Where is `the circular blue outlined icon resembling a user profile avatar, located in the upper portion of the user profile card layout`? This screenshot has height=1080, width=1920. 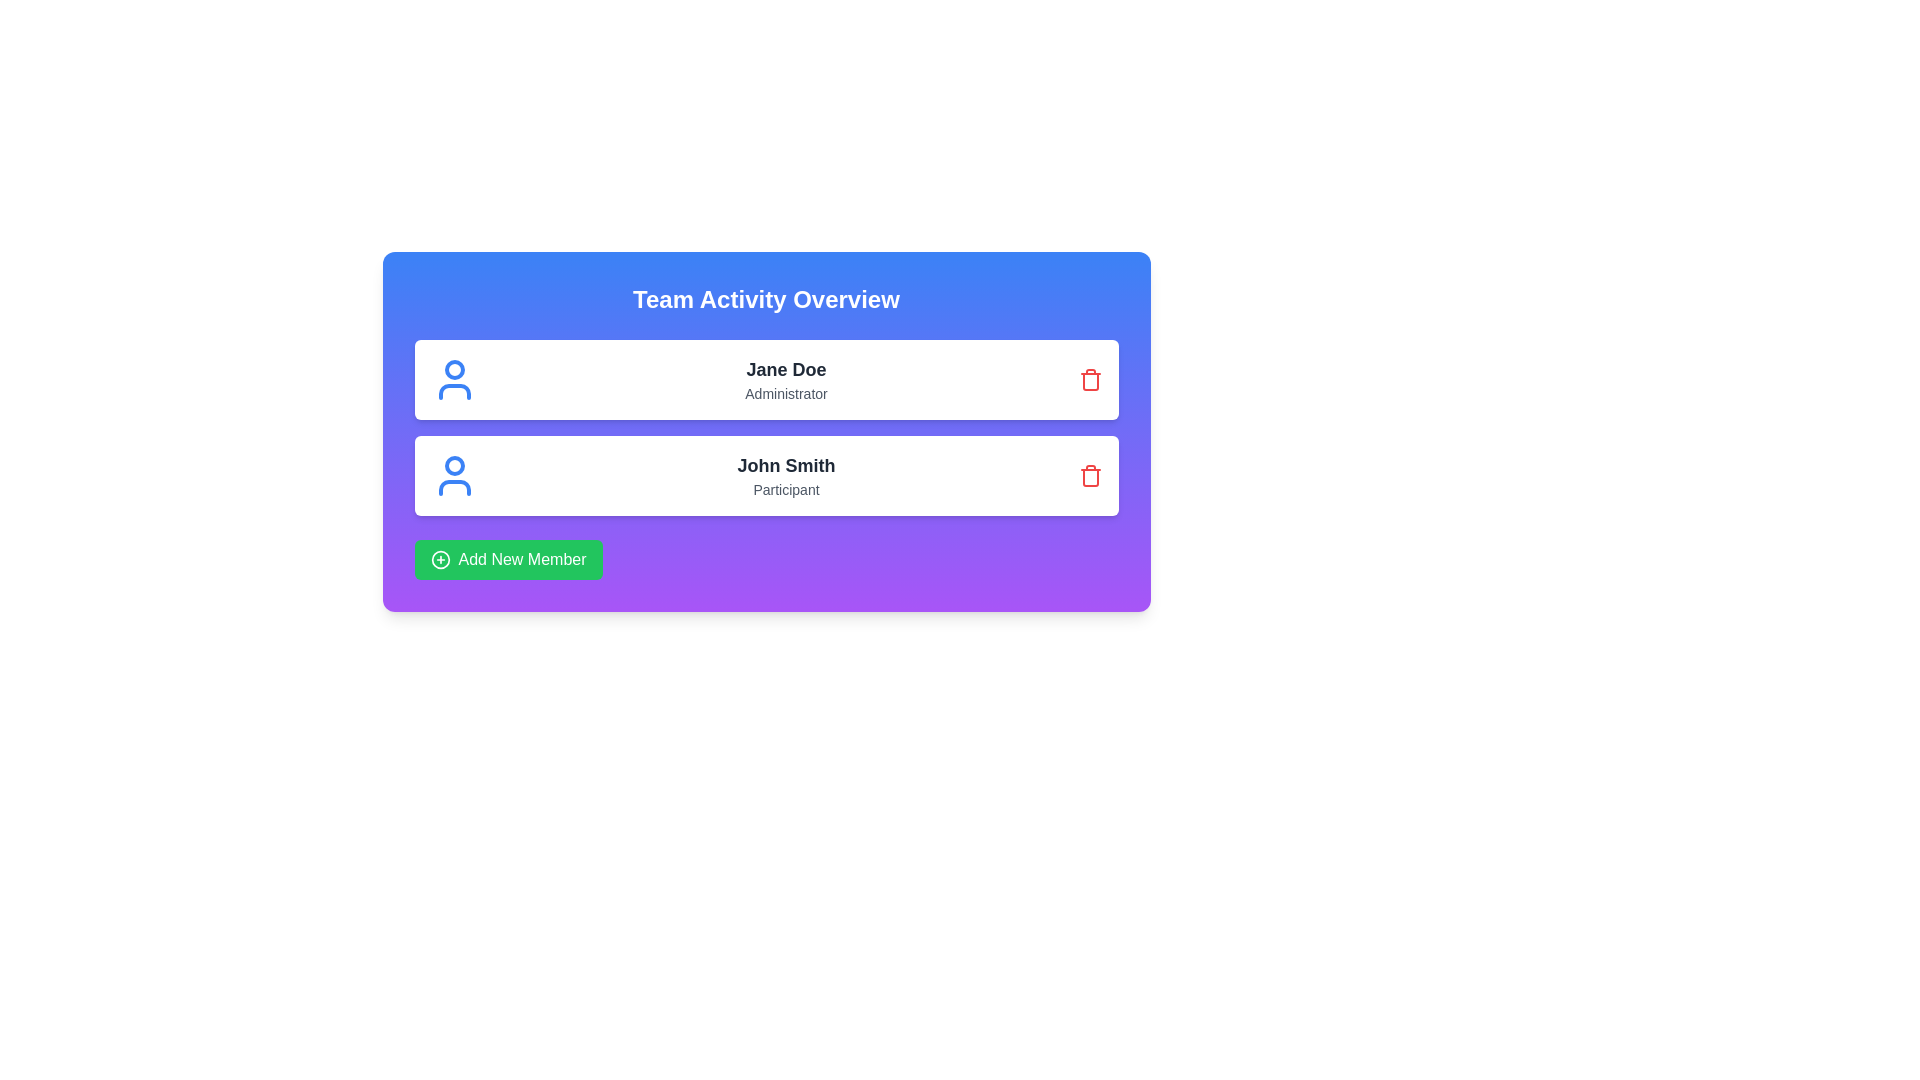
the circular blue outlined icon resembling a user profile avatar, located in the upper portion of the user profile card layout is located at coordinates (453, 370).